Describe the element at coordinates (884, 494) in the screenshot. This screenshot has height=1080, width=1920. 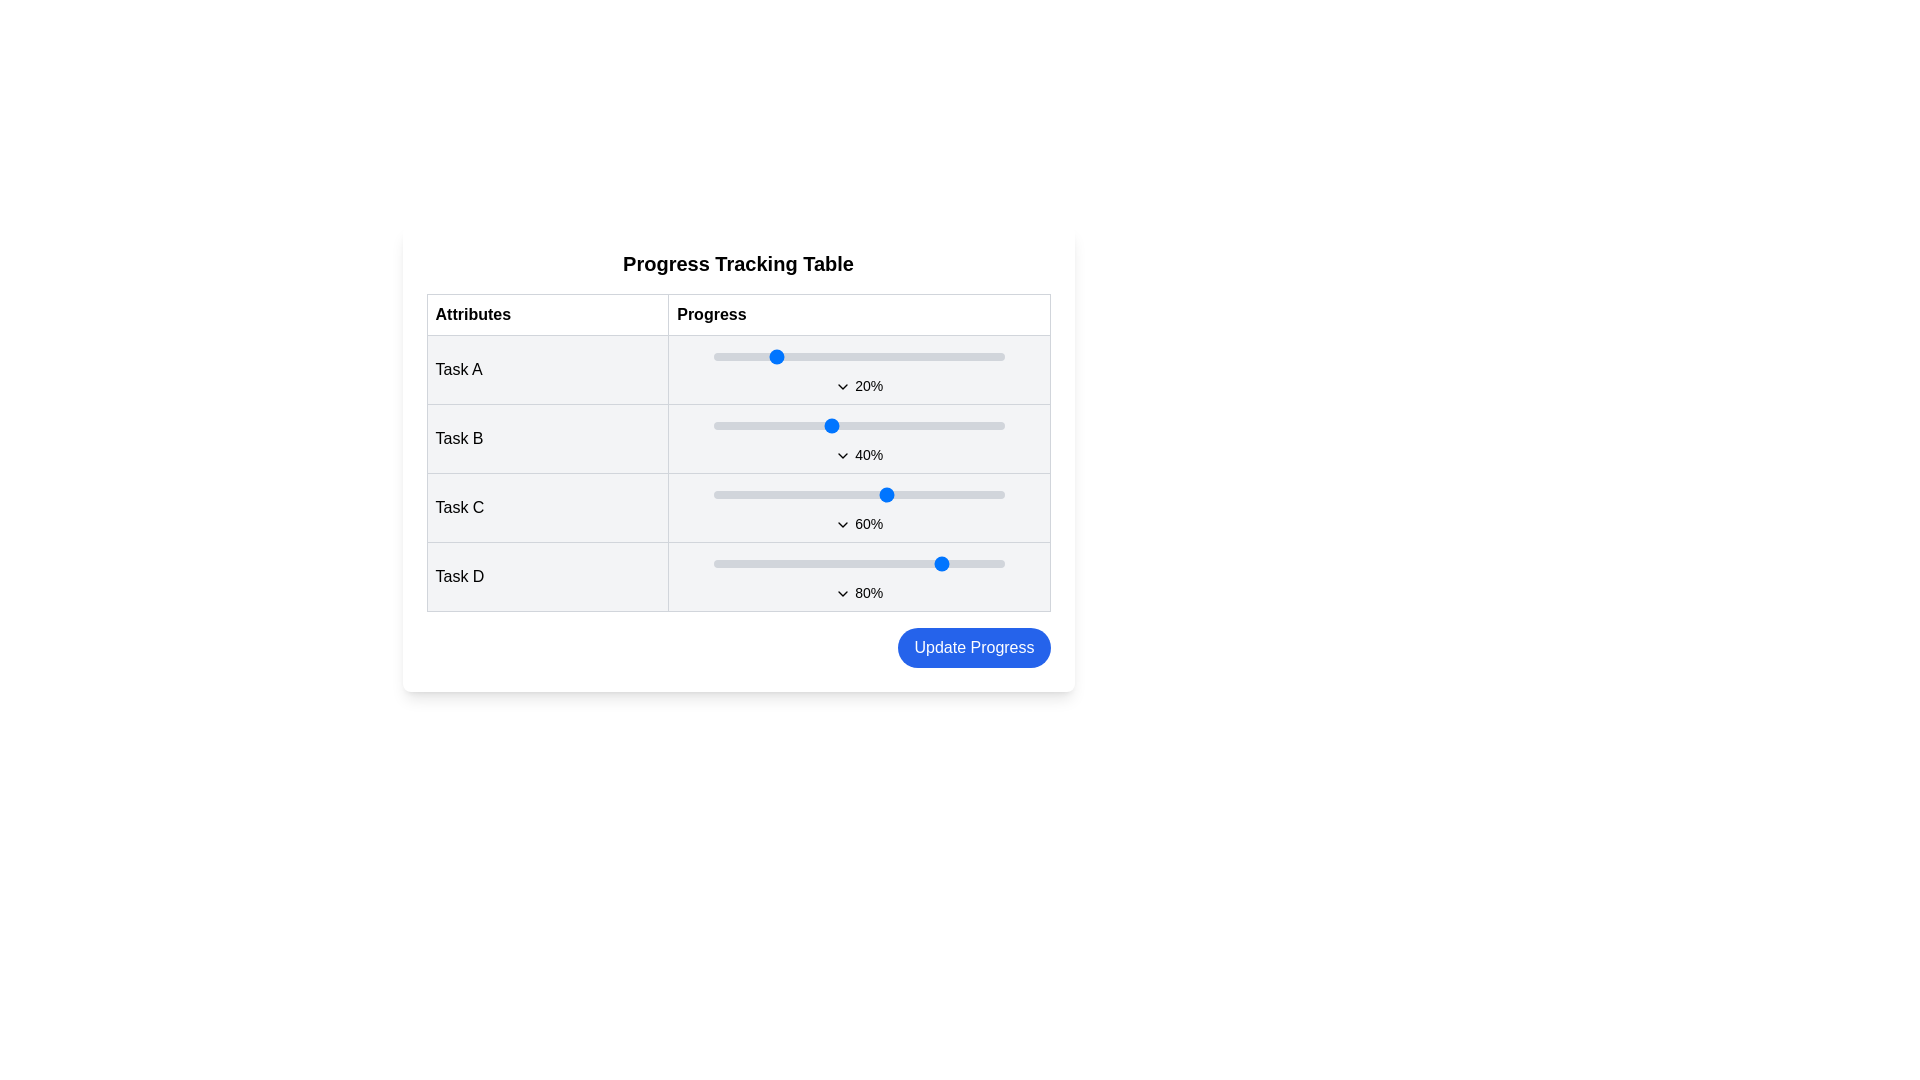
I see `the progress for Task C` at that location.